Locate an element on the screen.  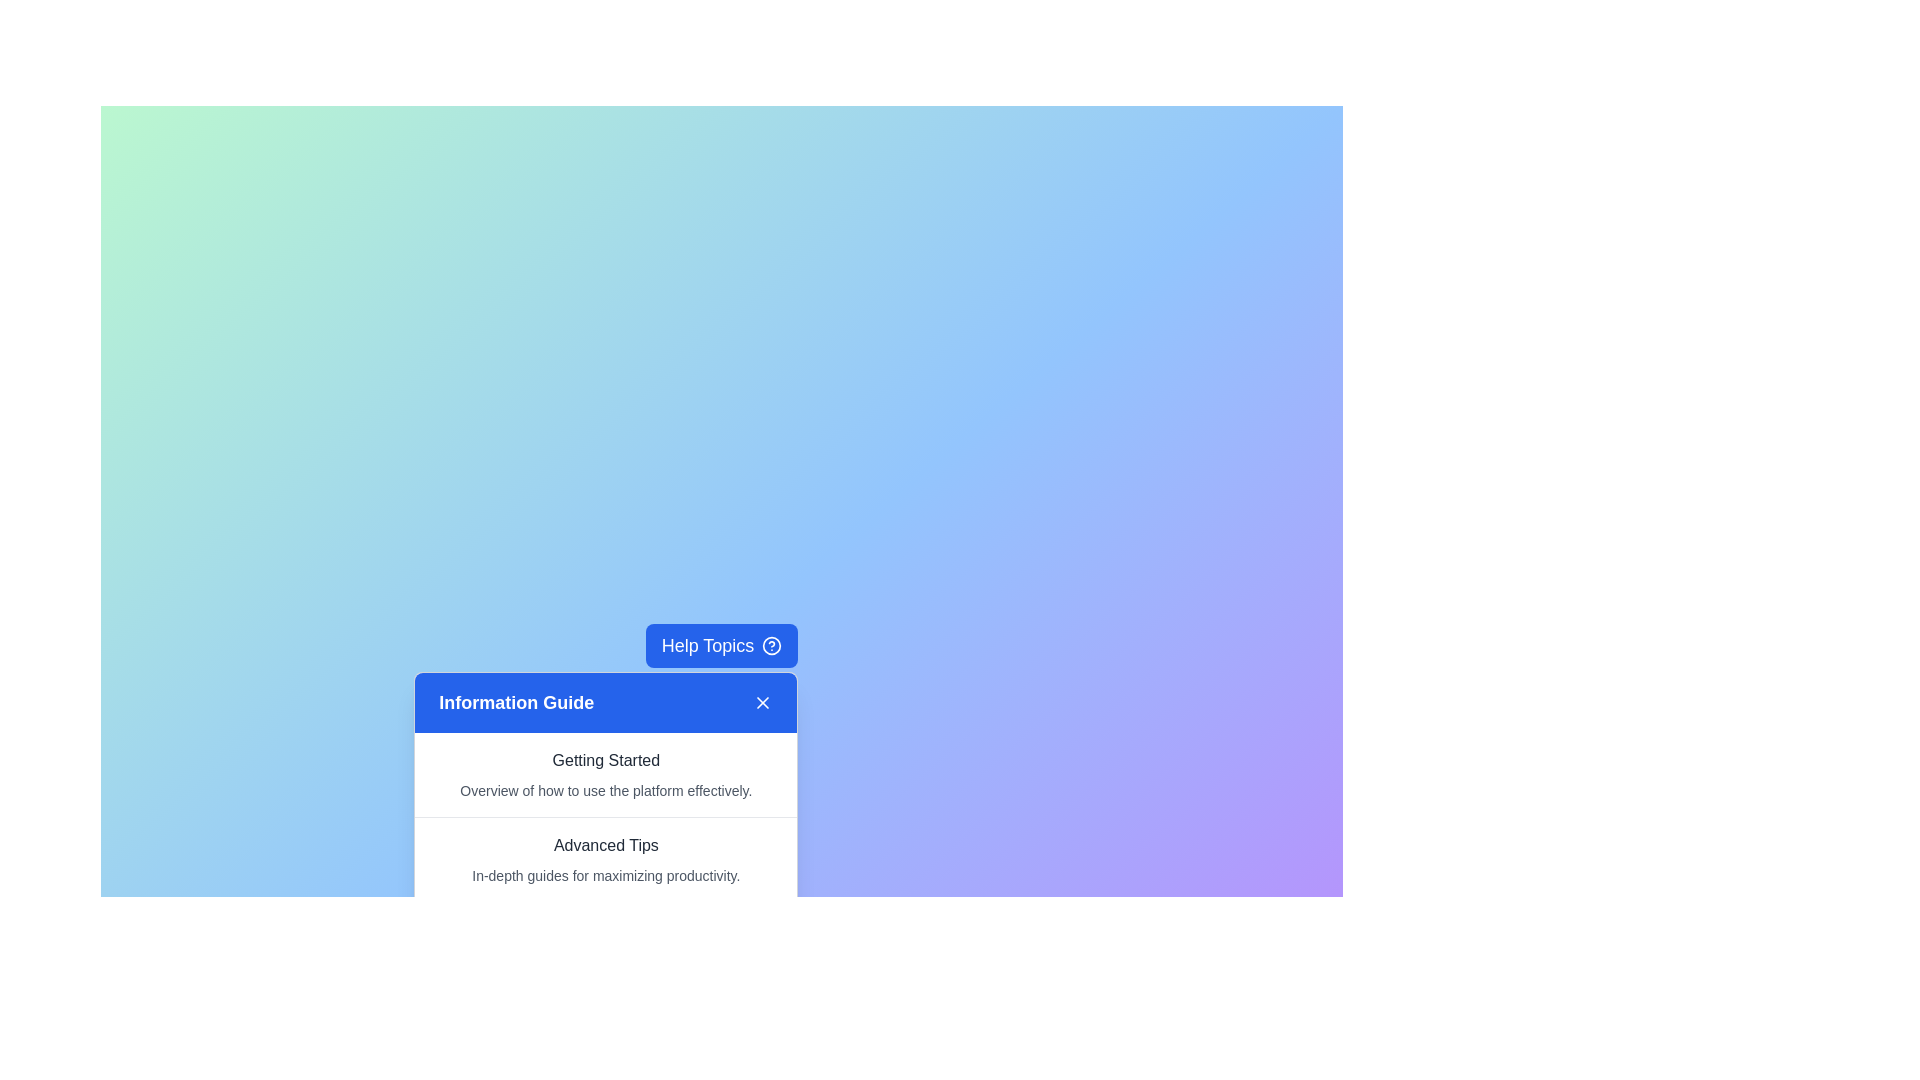
the help icon (SVG) located to the right of the 'Help Topics' button is located at coordinates (771, 645).